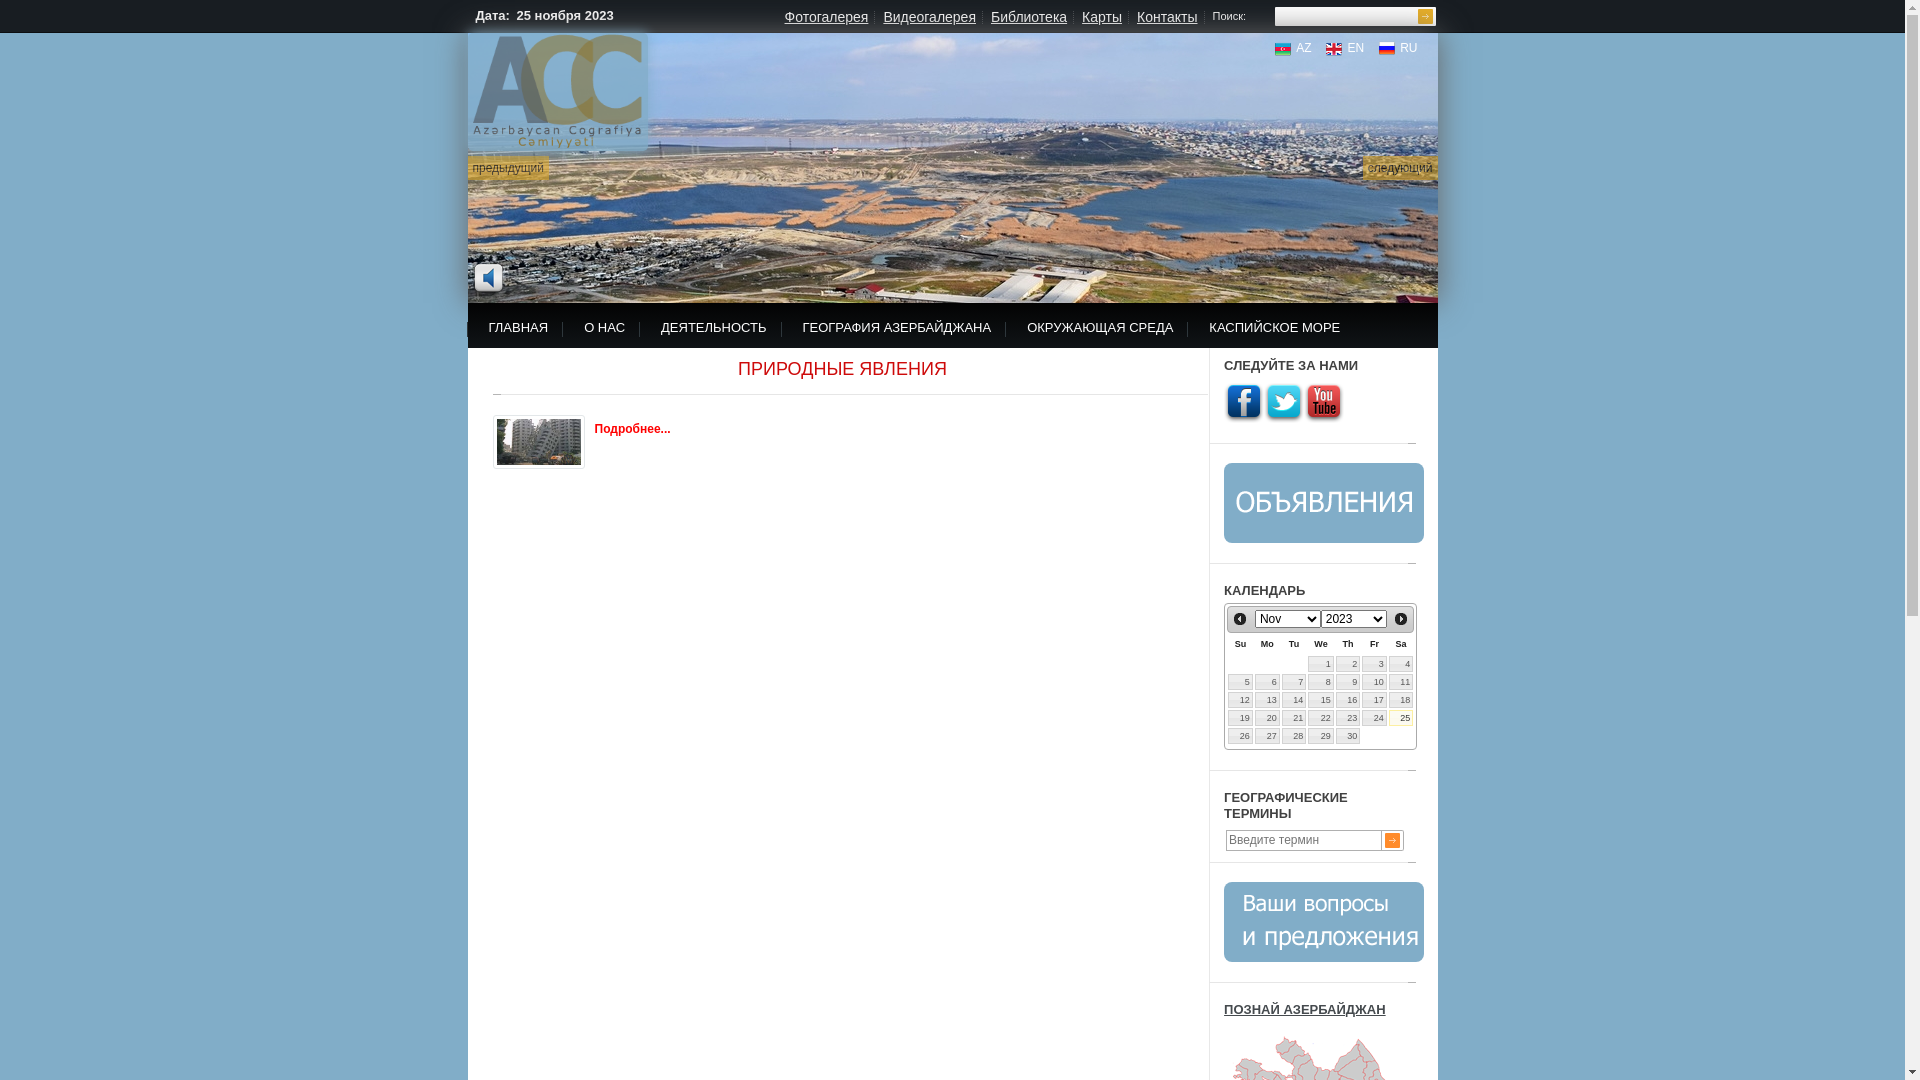 This screenshot has height=1080, width=1920. Describe the element at coordinates (1348, 663) in the screenshot. I see `'2'` at that location.